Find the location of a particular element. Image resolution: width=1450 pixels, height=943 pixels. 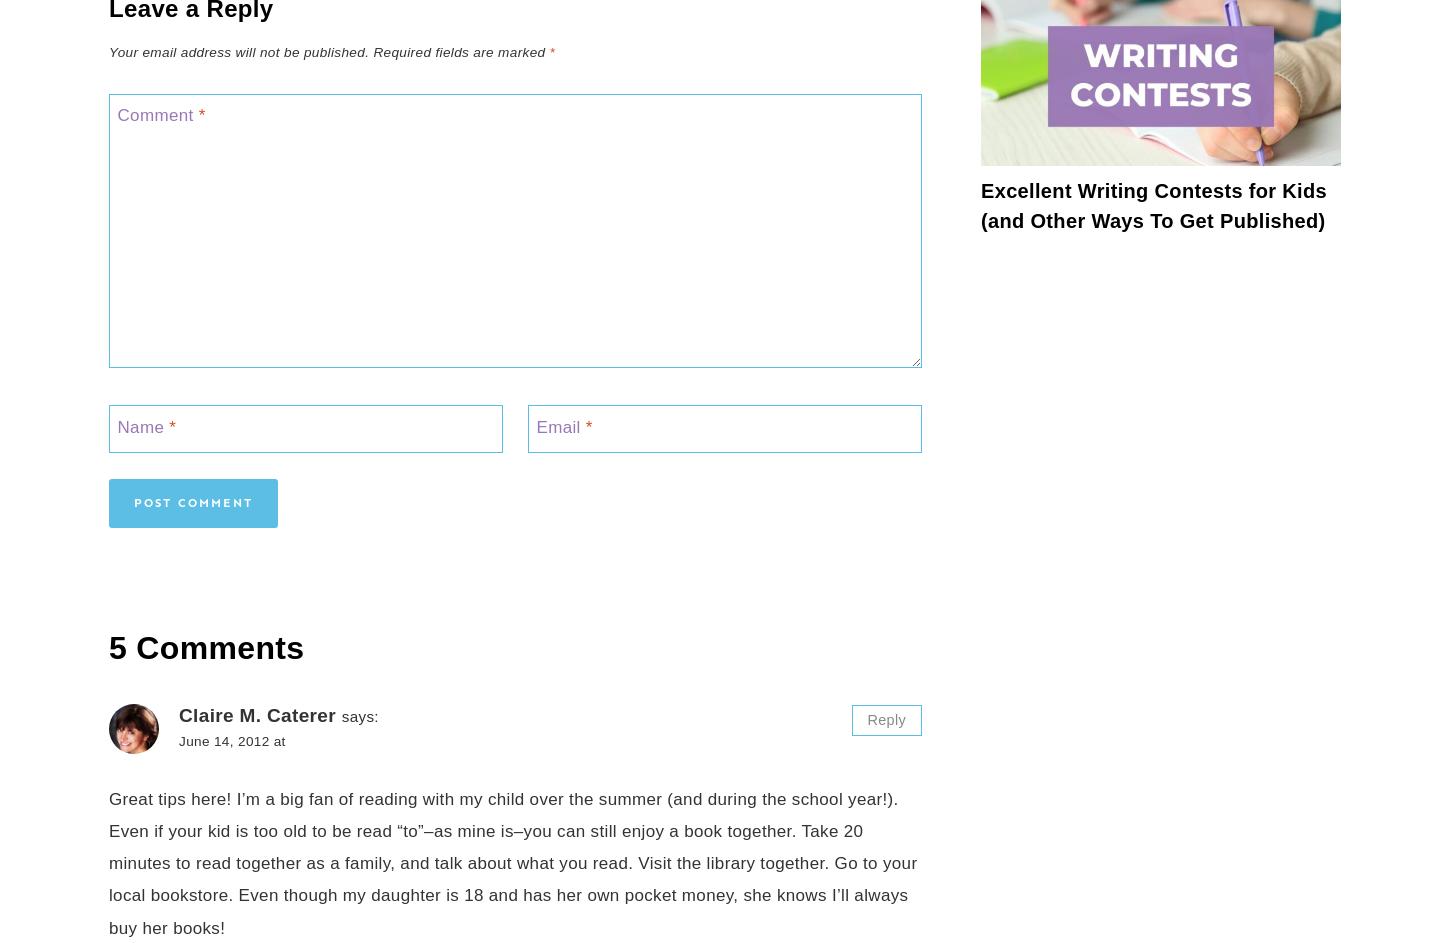

'Claire M. Caterer' is located at coordinates (257, 714).